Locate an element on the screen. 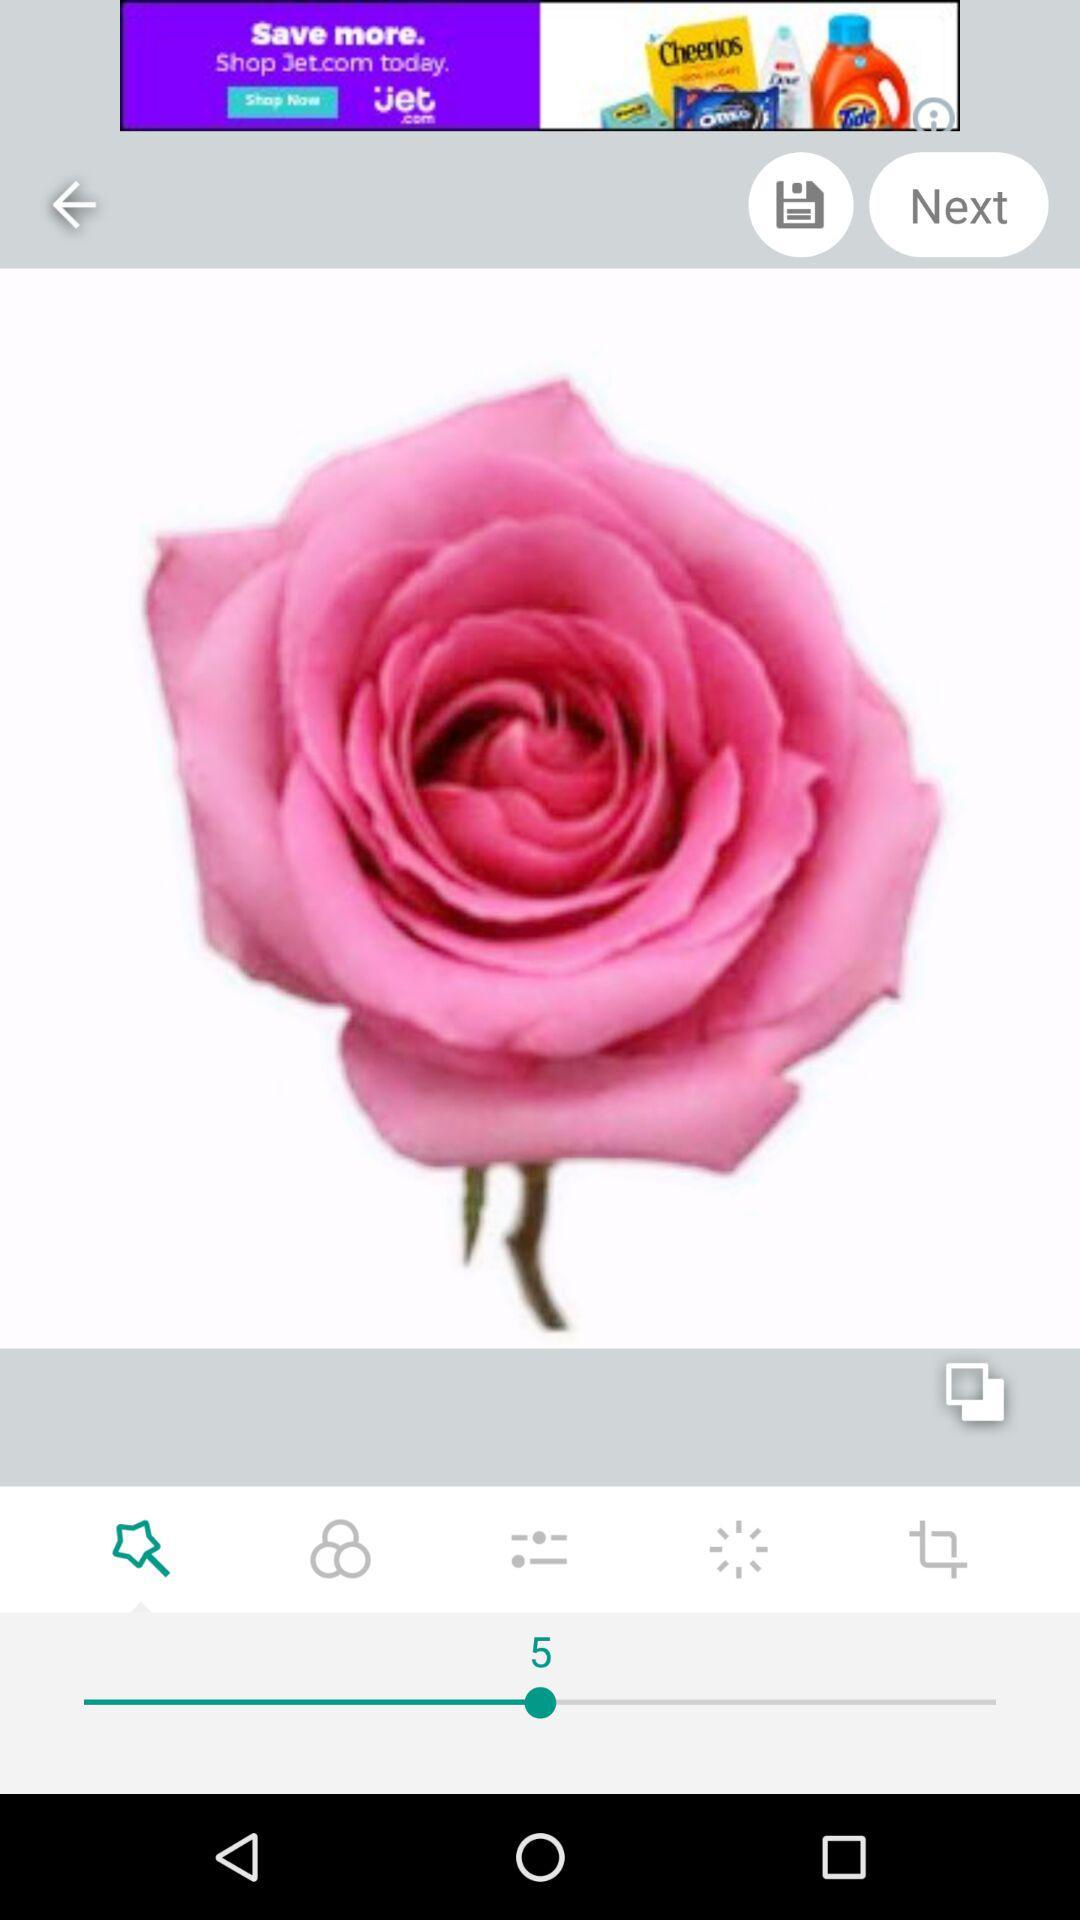 The image size is (1080, 1920). file save app is located at coordinates (800, 204).